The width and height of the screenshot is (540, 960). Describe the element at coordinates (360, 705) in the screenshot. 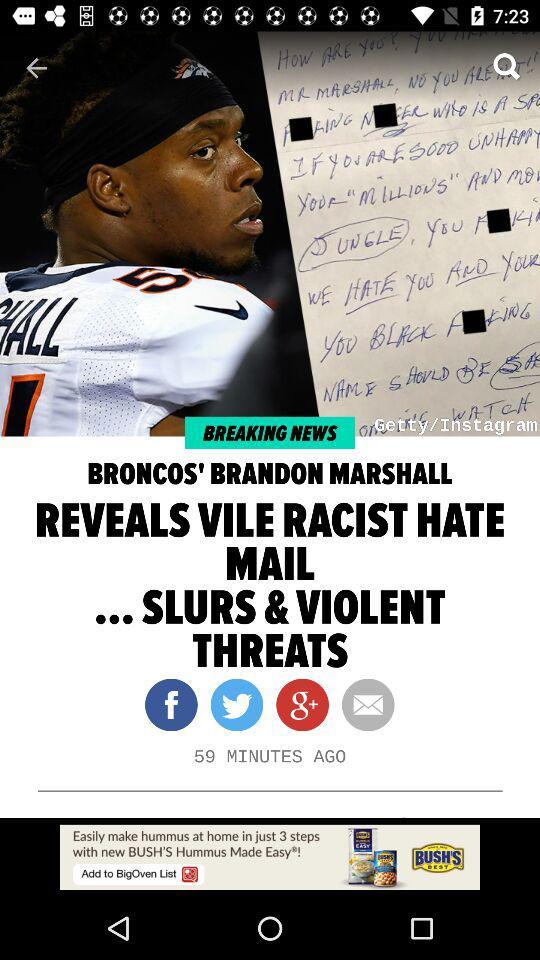

I see `the email icon` at that location.